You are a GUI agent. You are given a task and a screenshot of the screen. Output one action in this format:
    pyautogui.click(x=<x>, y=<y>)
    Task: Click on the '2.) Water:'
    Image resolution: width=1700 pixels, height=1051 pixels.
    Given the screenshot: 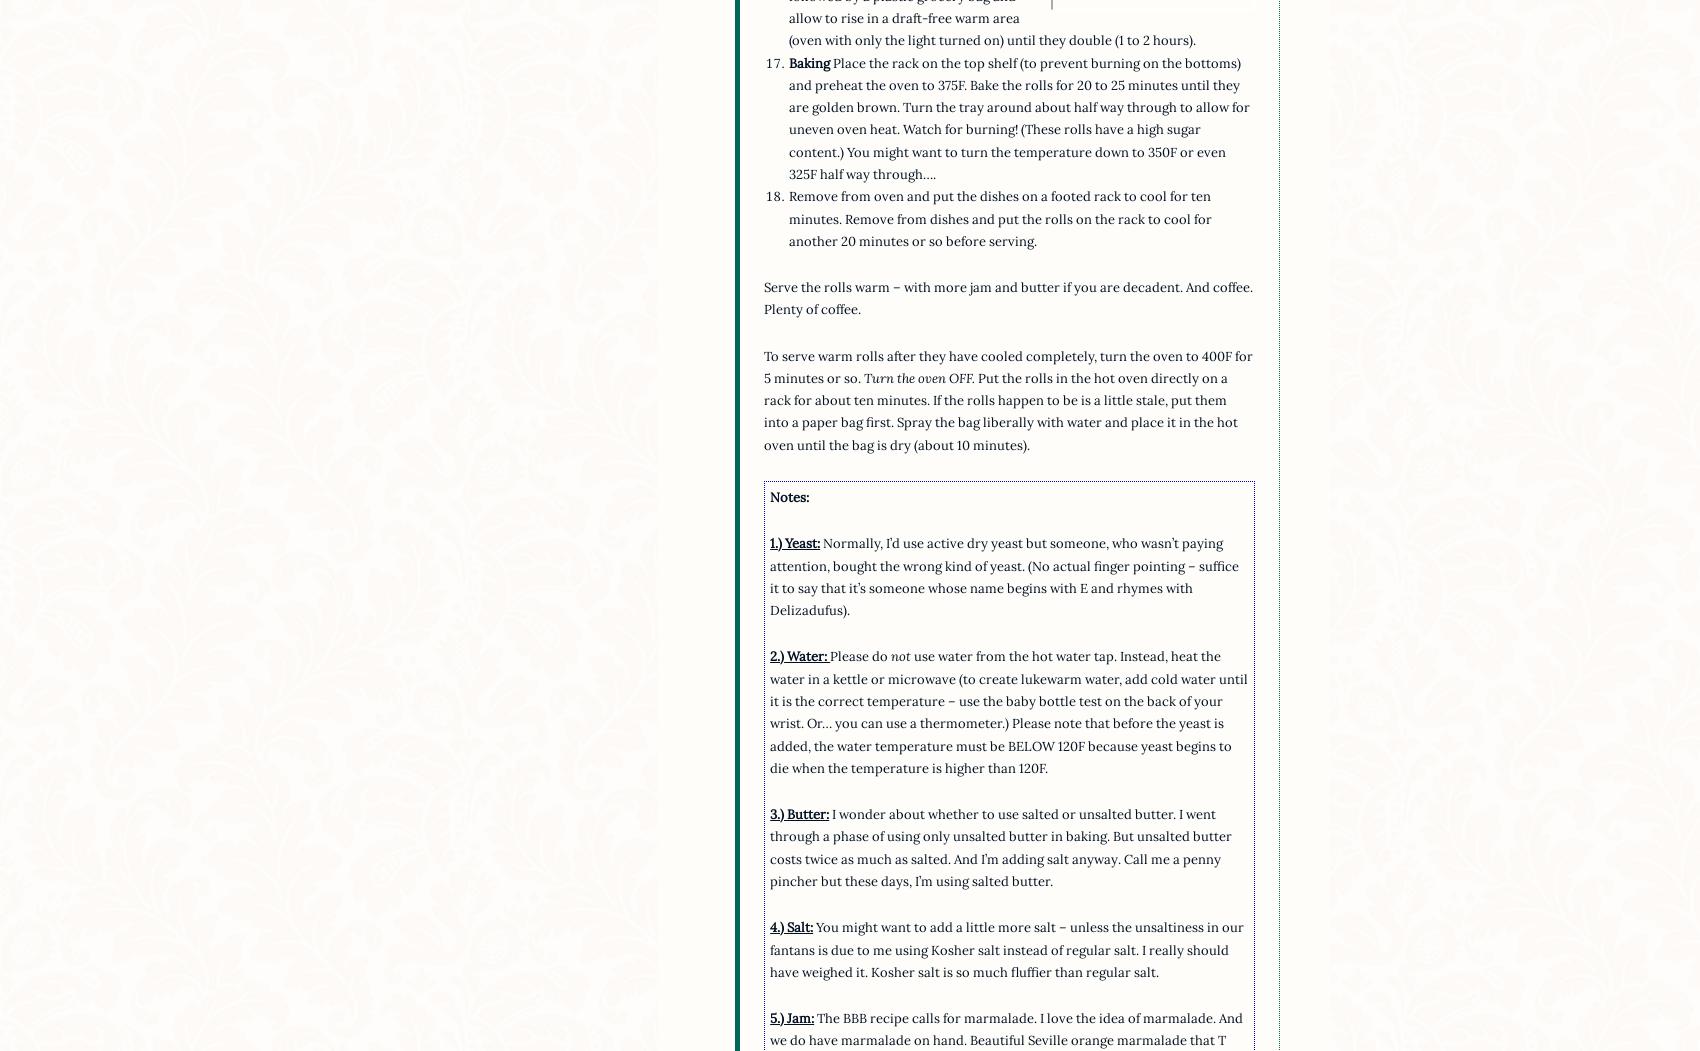 What is the action you would take?
    pyautogui.click(x=799, y=656)
    